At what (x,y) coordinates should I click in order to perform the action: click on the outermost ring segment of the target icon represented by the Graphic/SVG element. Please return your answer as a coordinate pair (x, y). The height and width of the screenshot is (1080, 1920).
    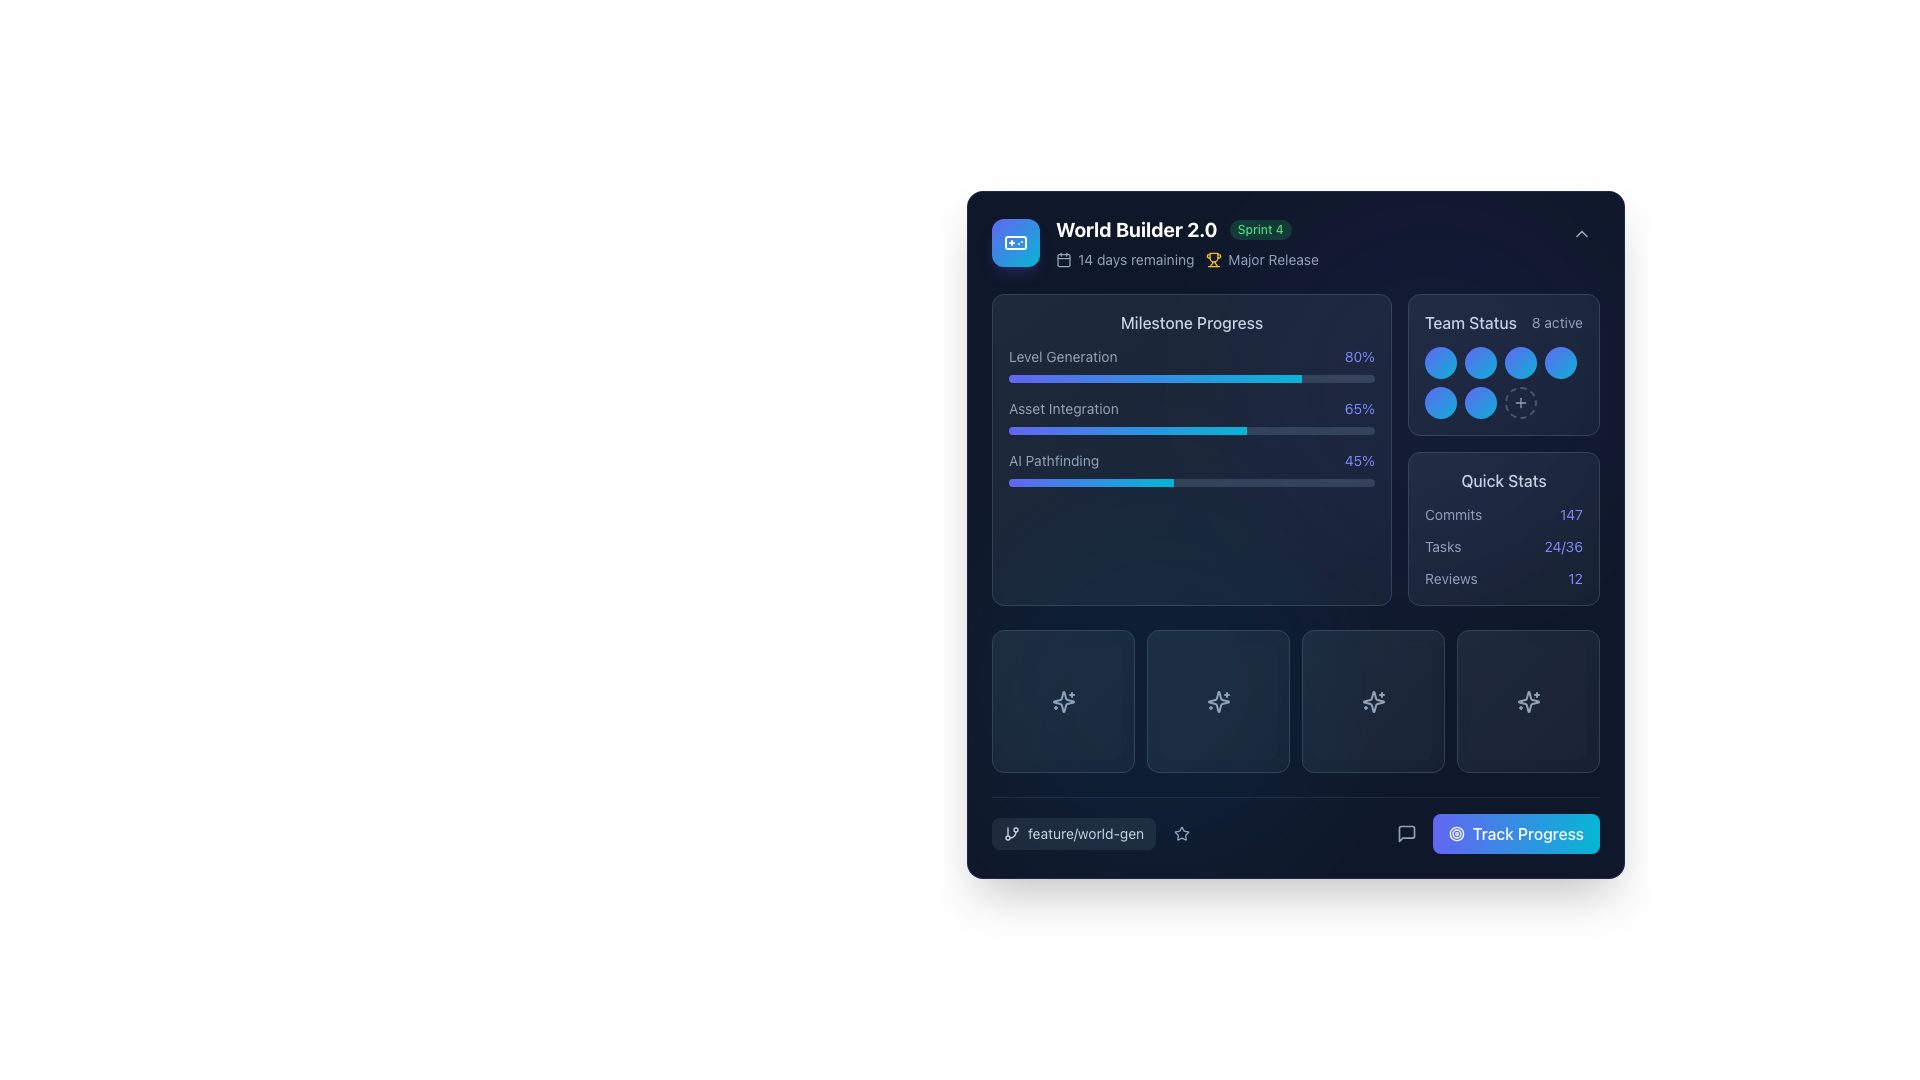
    Looking at the image, I should click on (1456, 833).